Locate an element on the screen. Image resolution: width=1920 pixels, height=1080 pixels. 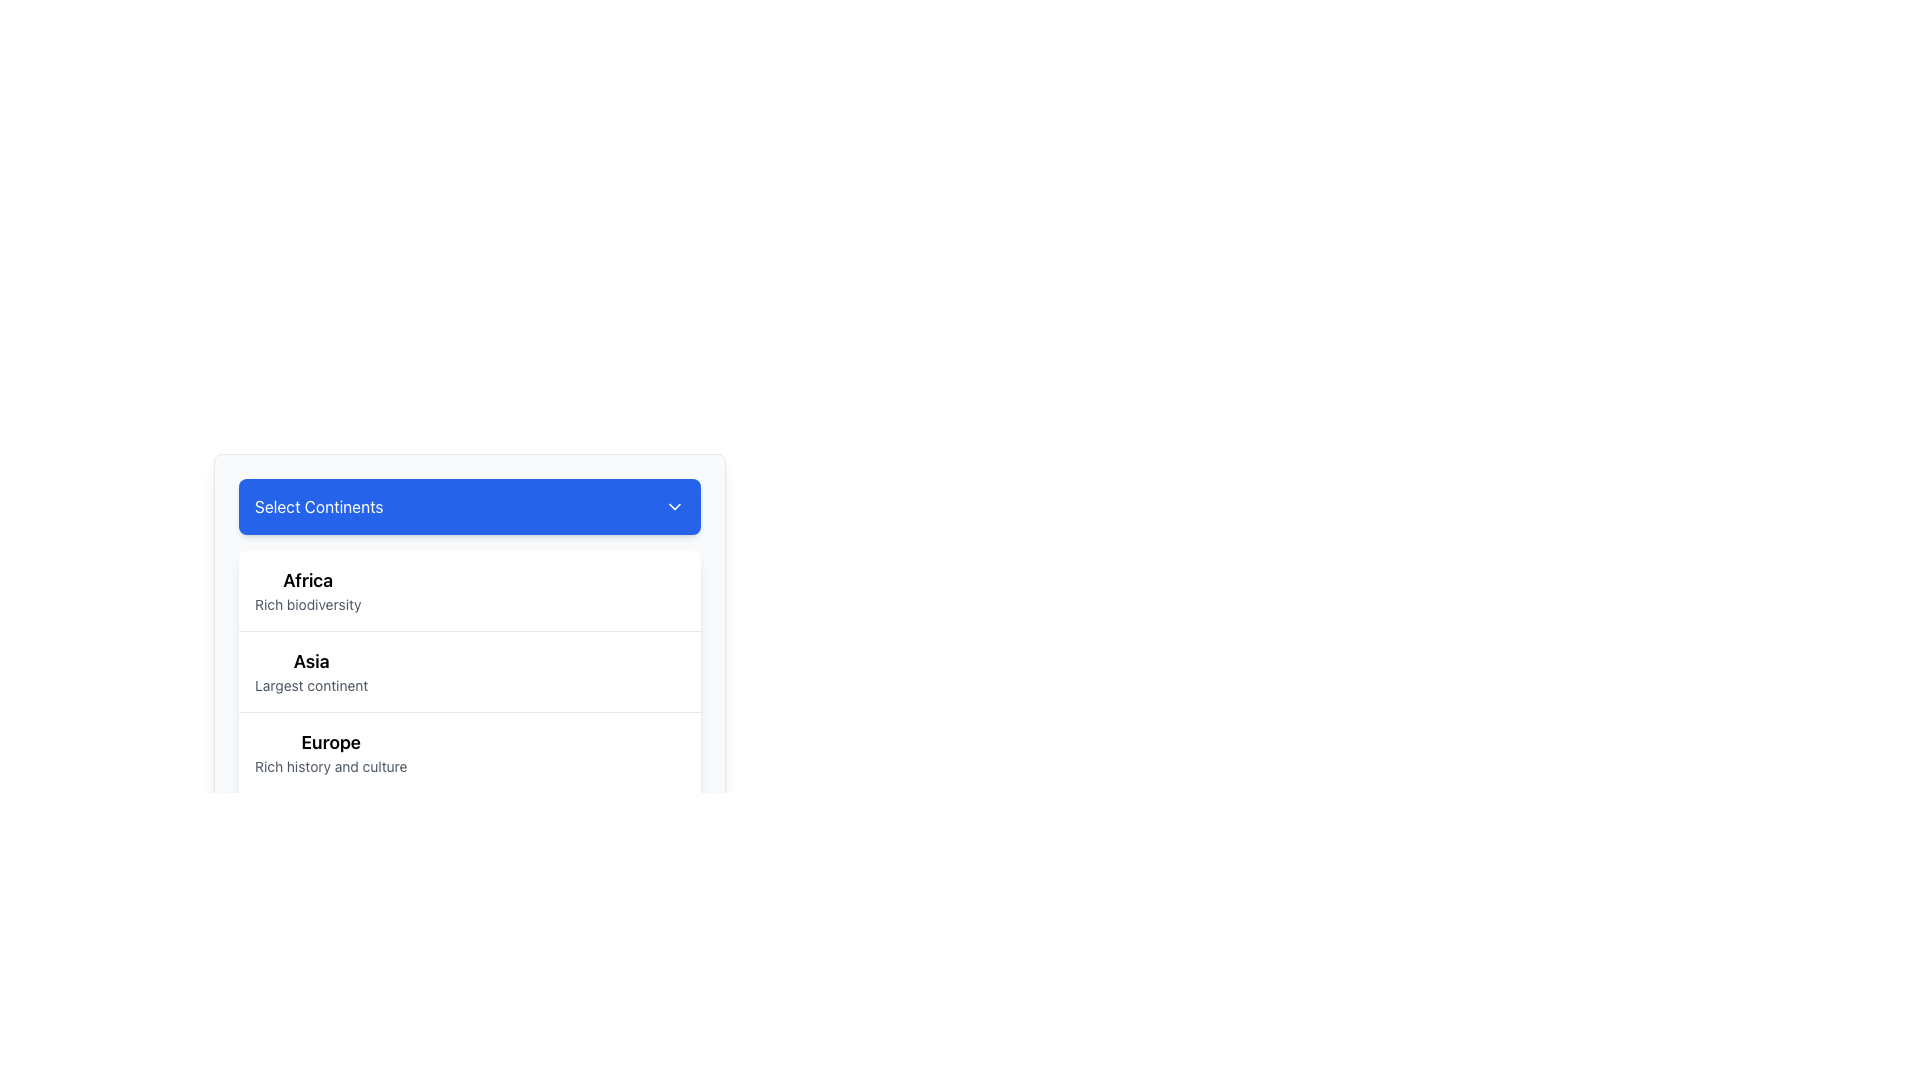
the list item displaying 'Asia' is located at coordinates (469, 711).